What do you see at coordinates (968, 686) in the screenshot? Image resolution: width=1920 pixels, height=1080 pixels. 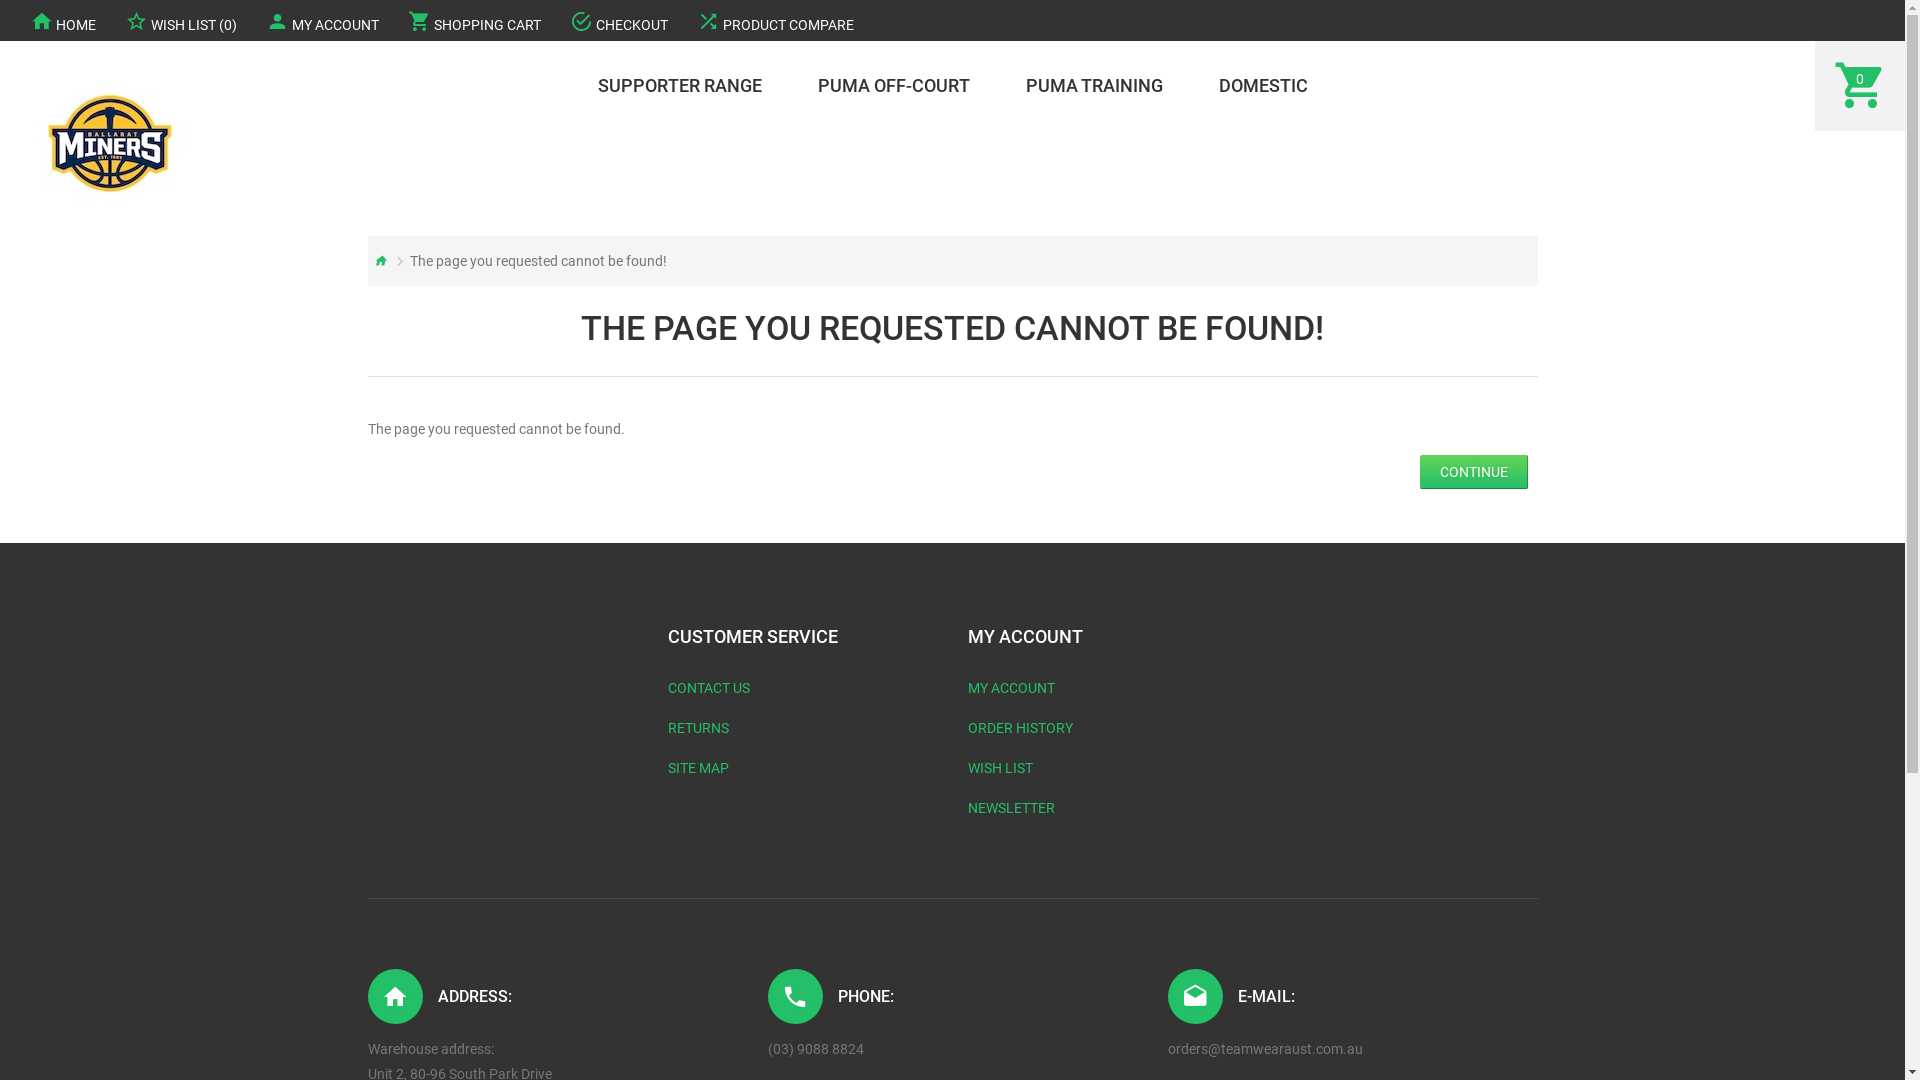 I see `'MY ACCOUNT'` at bounding box center [968, 686].